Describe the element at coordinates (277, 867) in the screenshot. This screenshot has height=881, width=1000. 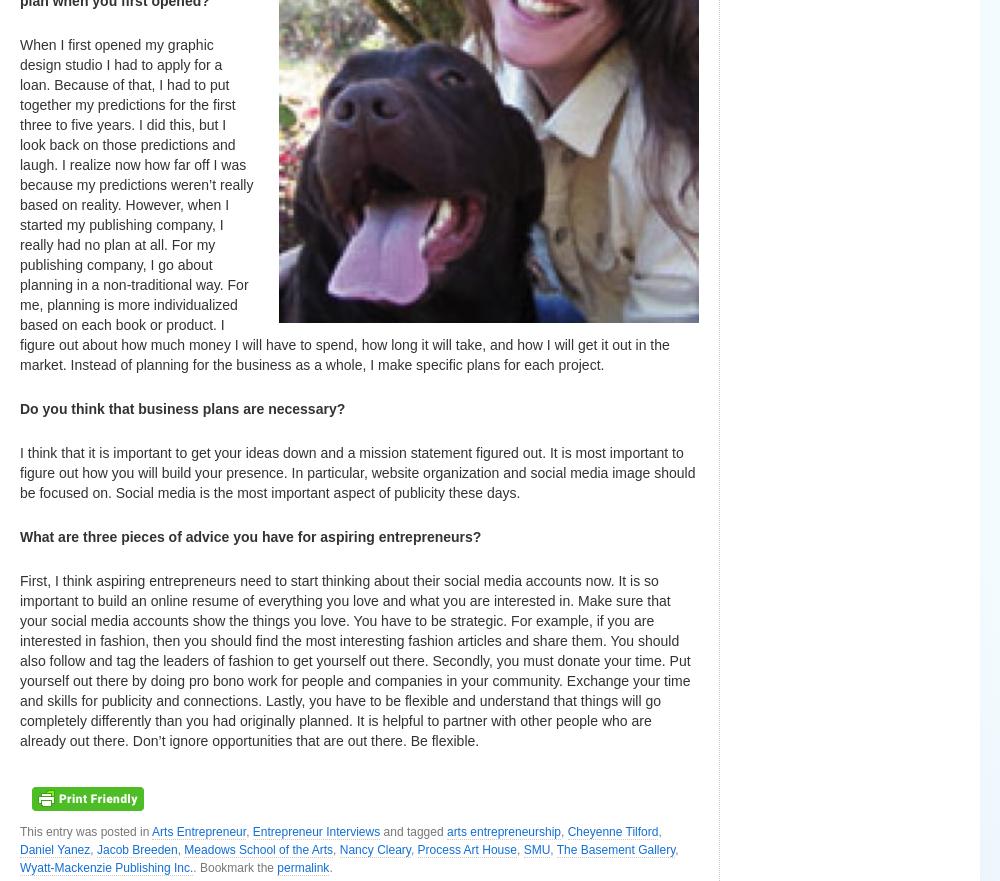
I see `'permalink'` at that location.